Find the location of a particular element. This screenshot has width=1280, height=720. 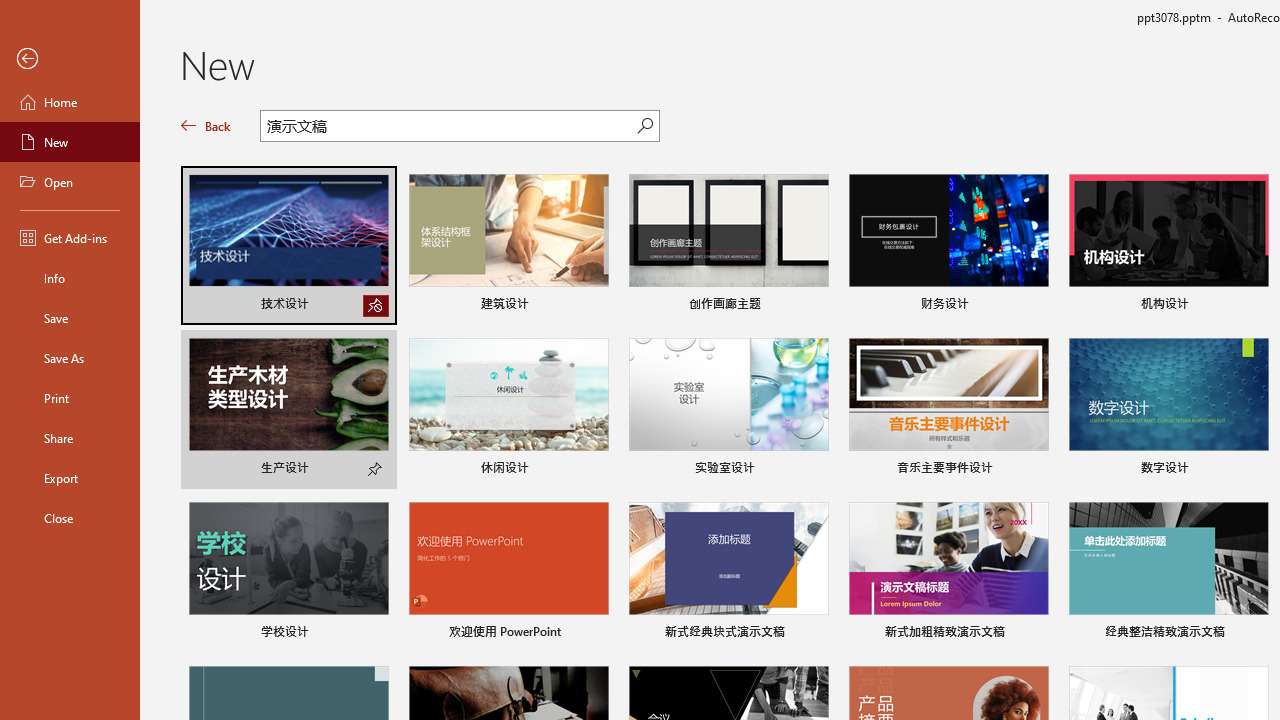

'New' is located at coordinates (69, 140).